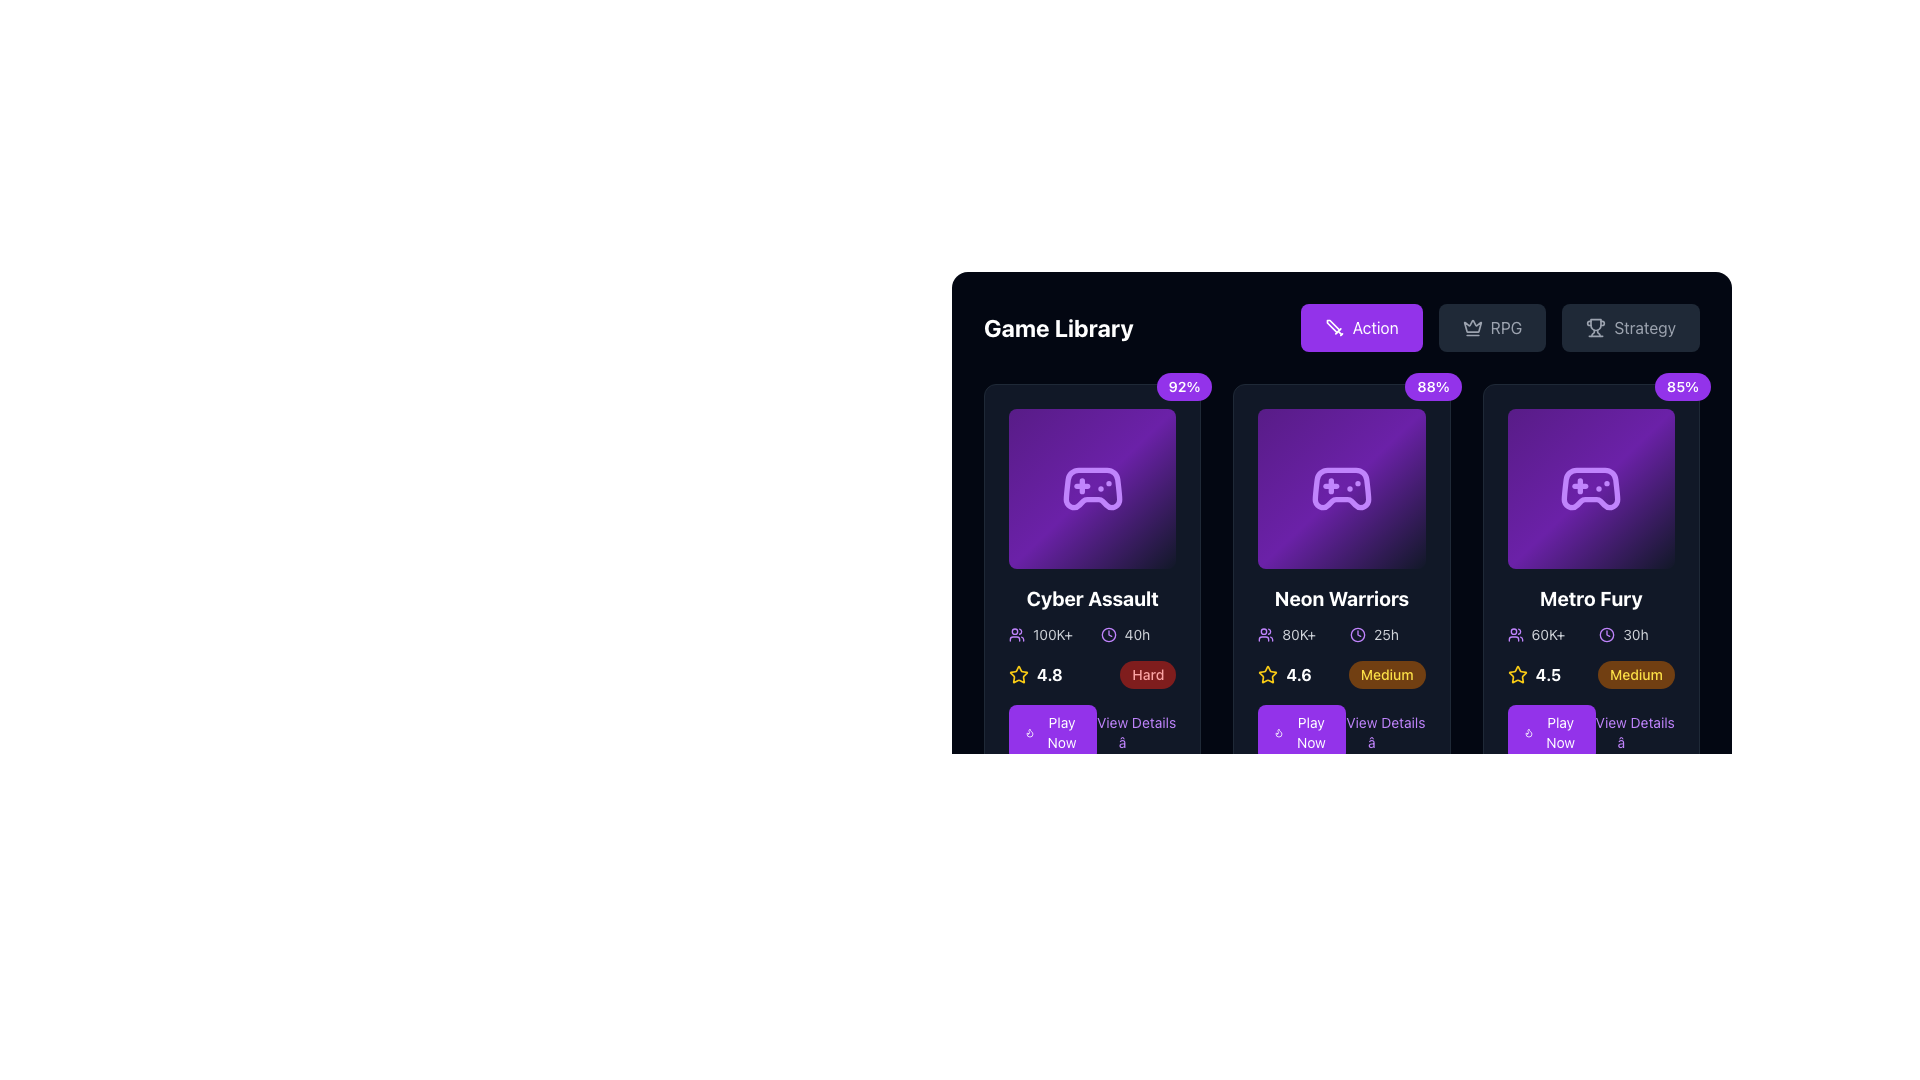  I want to click on the textual component displaying '80K+' and '25h' with accompanying icons, located in the second card of the 'Game Library' under the 'Neon Warriors' section, so click(1342, 635).